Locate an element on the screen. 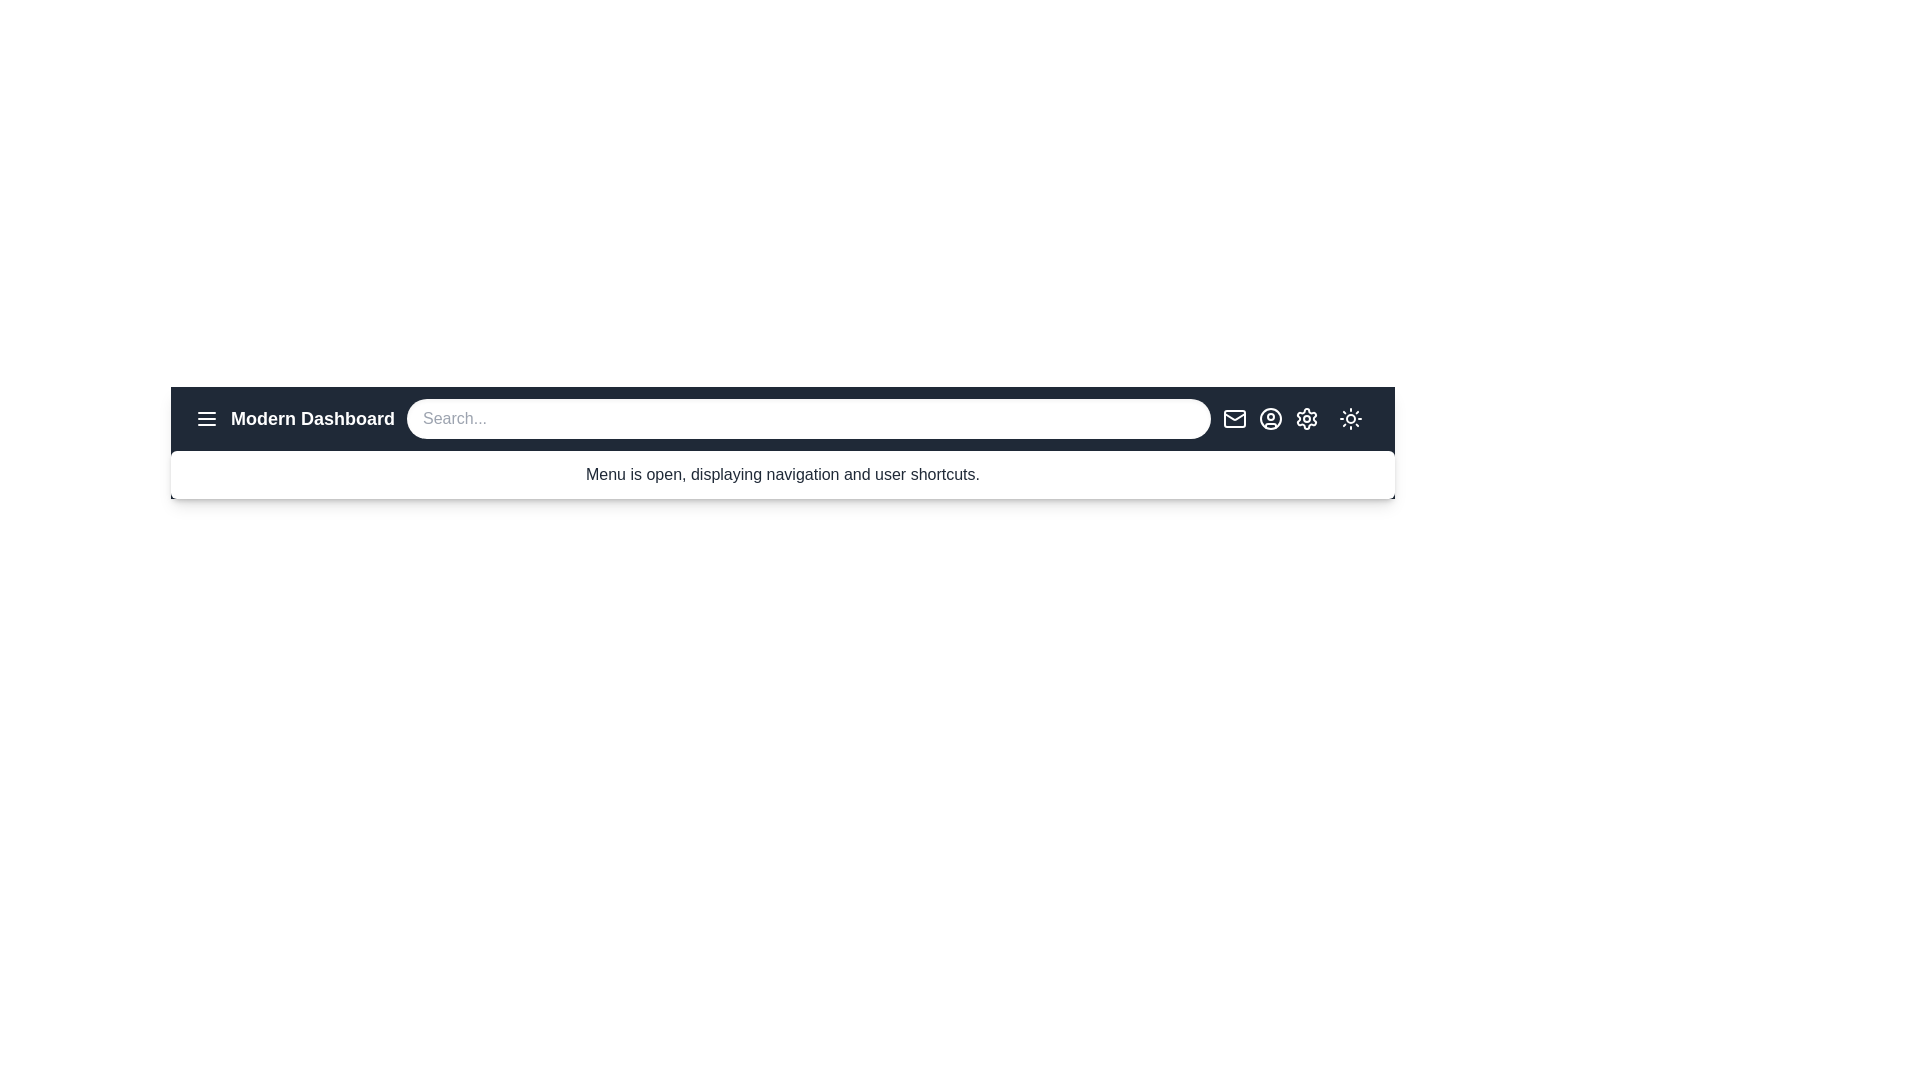 This screenshot has height=1080, width=1920. the settings icon to open the settings menu is located at coordinates (1306, 418).